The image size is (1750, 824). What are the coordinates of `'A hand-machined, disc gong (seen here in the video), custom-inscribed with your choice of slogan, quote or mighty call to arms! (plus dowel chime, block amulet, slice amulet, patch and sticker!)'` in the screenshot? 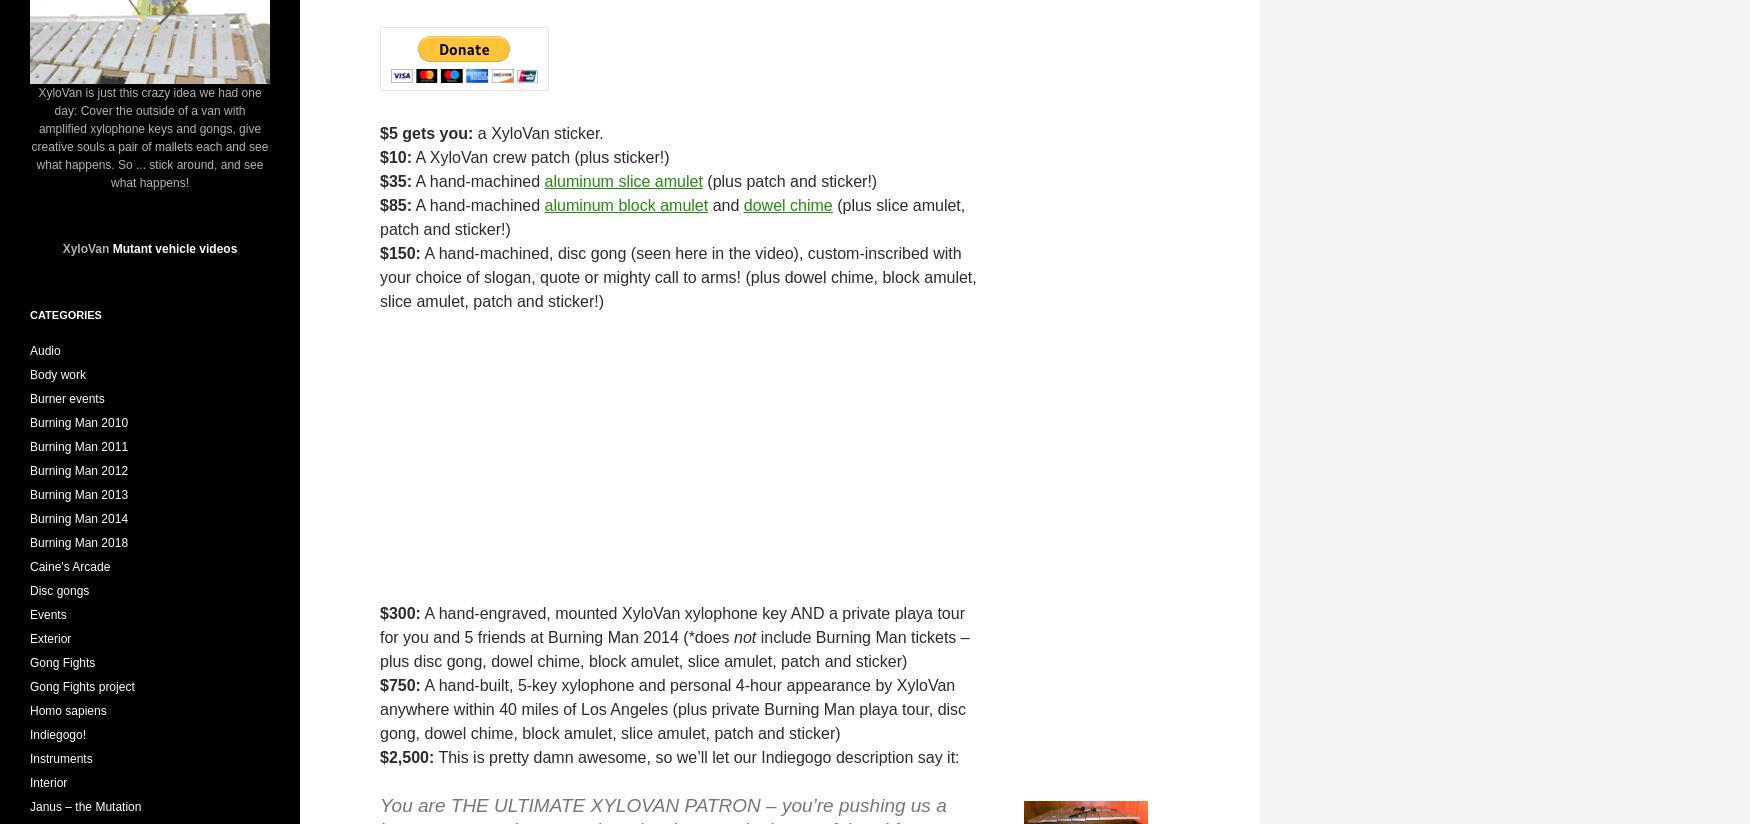 It's located at (676, 276).